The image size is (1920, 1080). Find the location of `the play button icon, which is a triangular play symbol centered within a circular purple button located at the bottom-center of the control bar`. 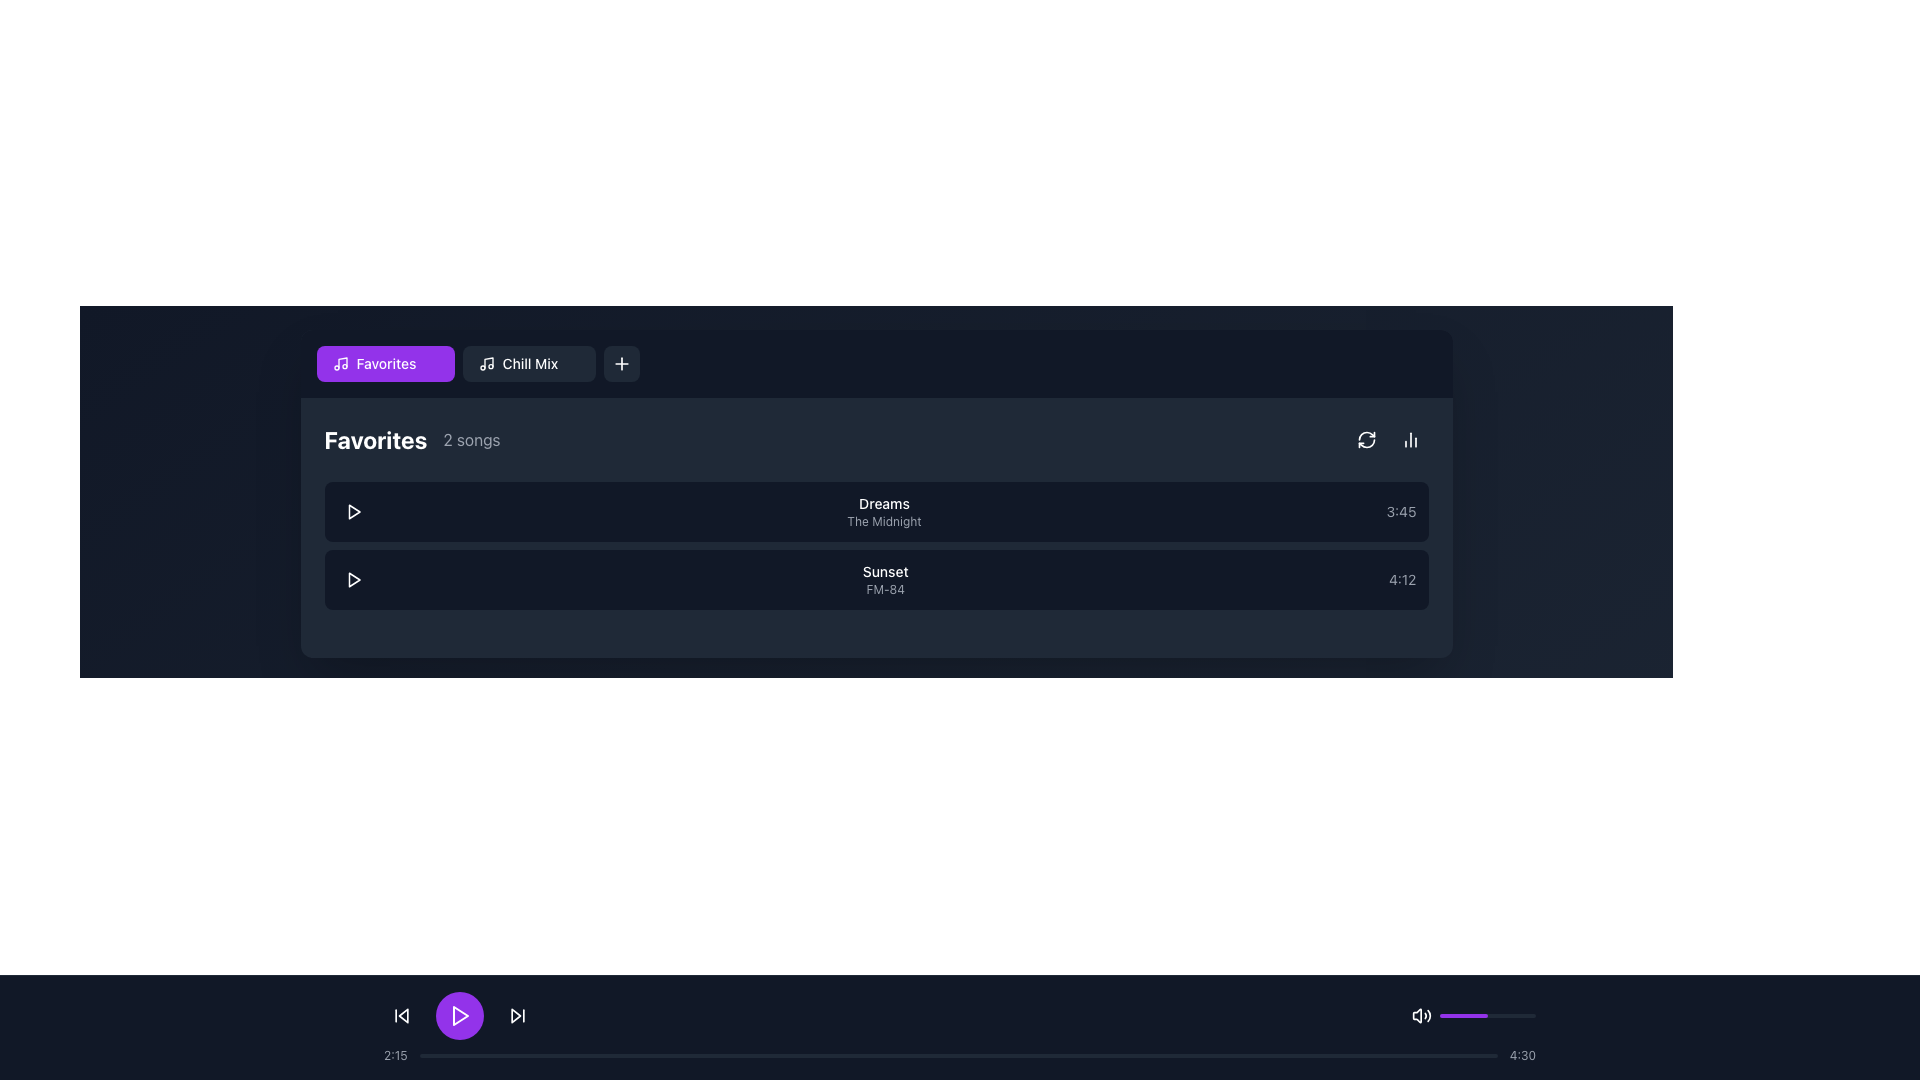

the play button icon, which is a triangular play symbol centered within a circular purple button located at the bottom-center of the control bar is located at coordinates (459, 1015).